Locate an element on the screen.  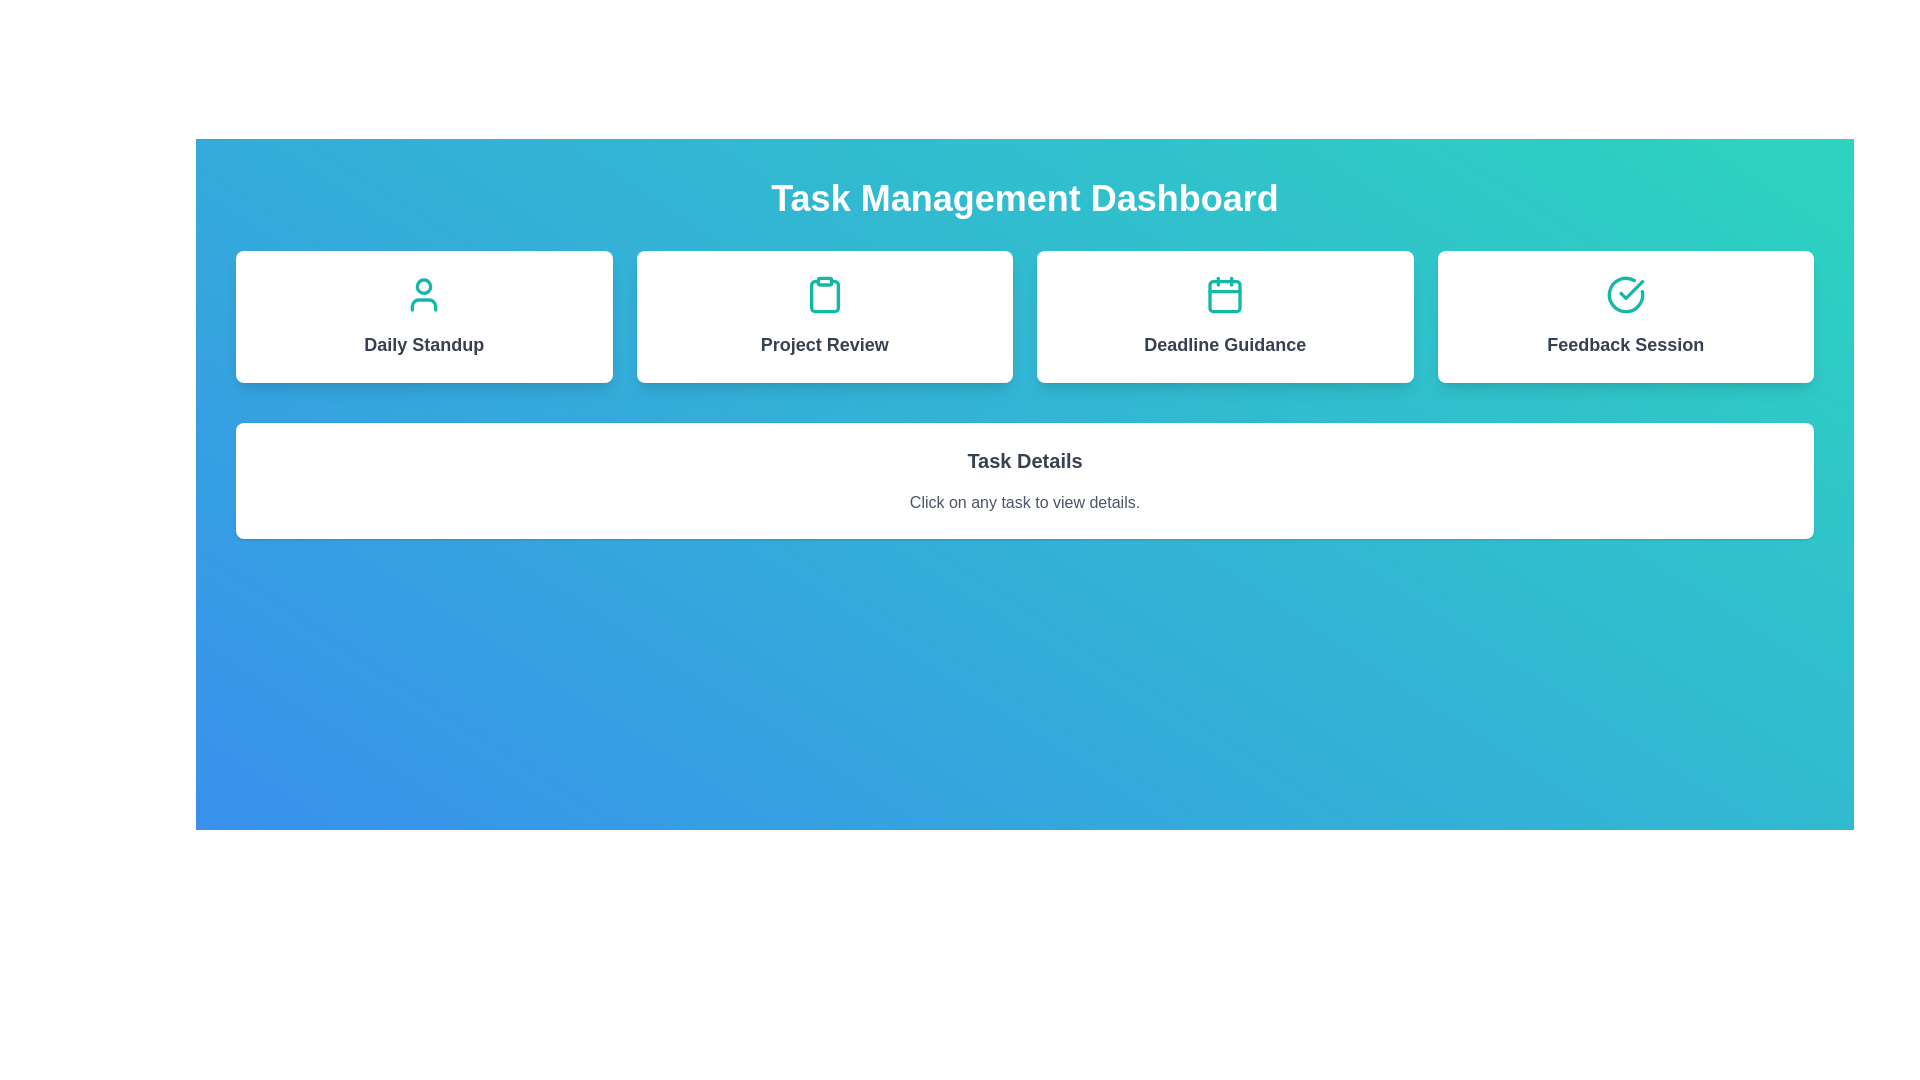
the text element displaying 'Deadline Guidance' in bold dark gray font located in the lower section of the third card in a horizontally arranged group is located at coordinates (1224, 343).